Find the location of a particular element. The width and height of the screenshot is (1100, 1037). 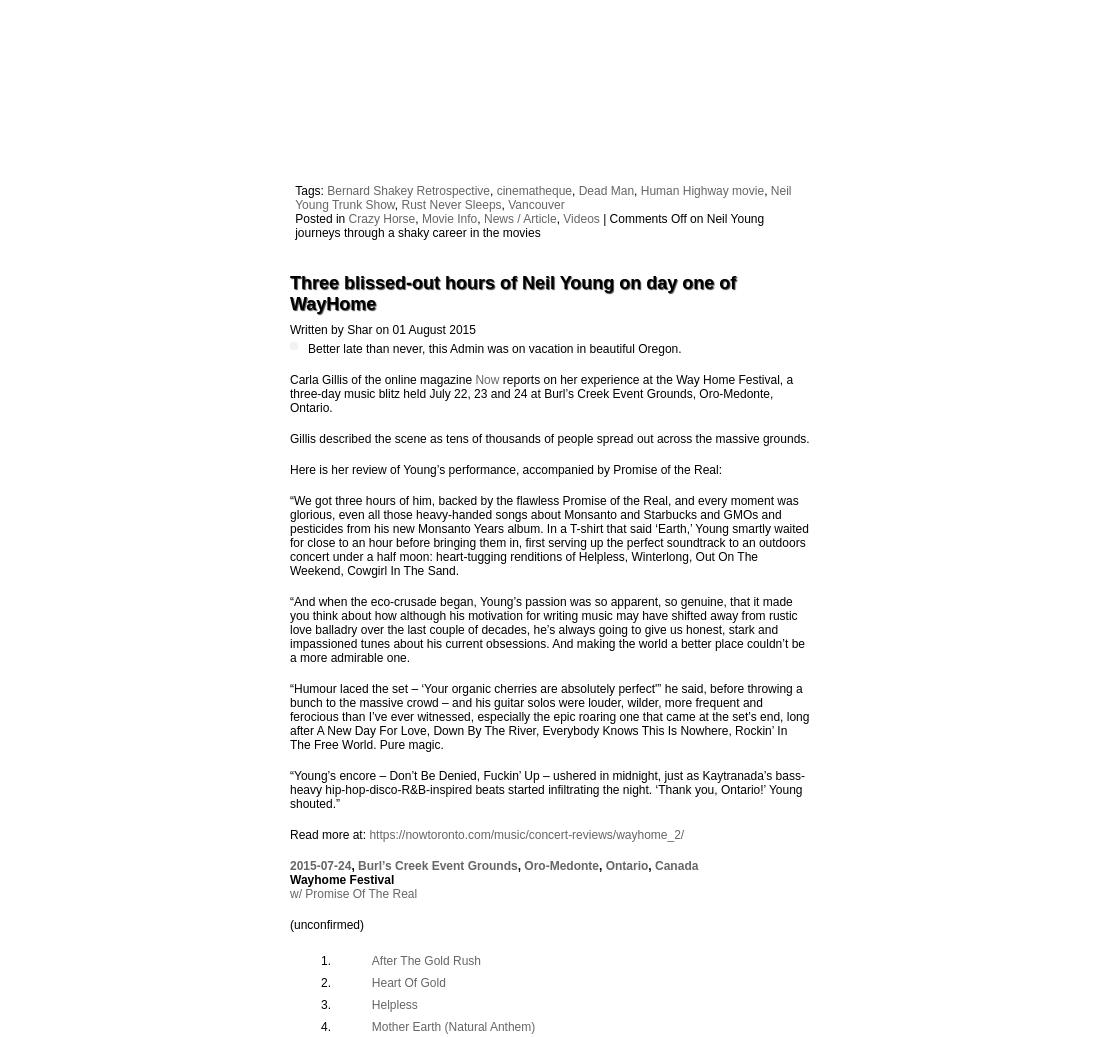

'Wayhome Festival' is located at coordinates (340, 878).